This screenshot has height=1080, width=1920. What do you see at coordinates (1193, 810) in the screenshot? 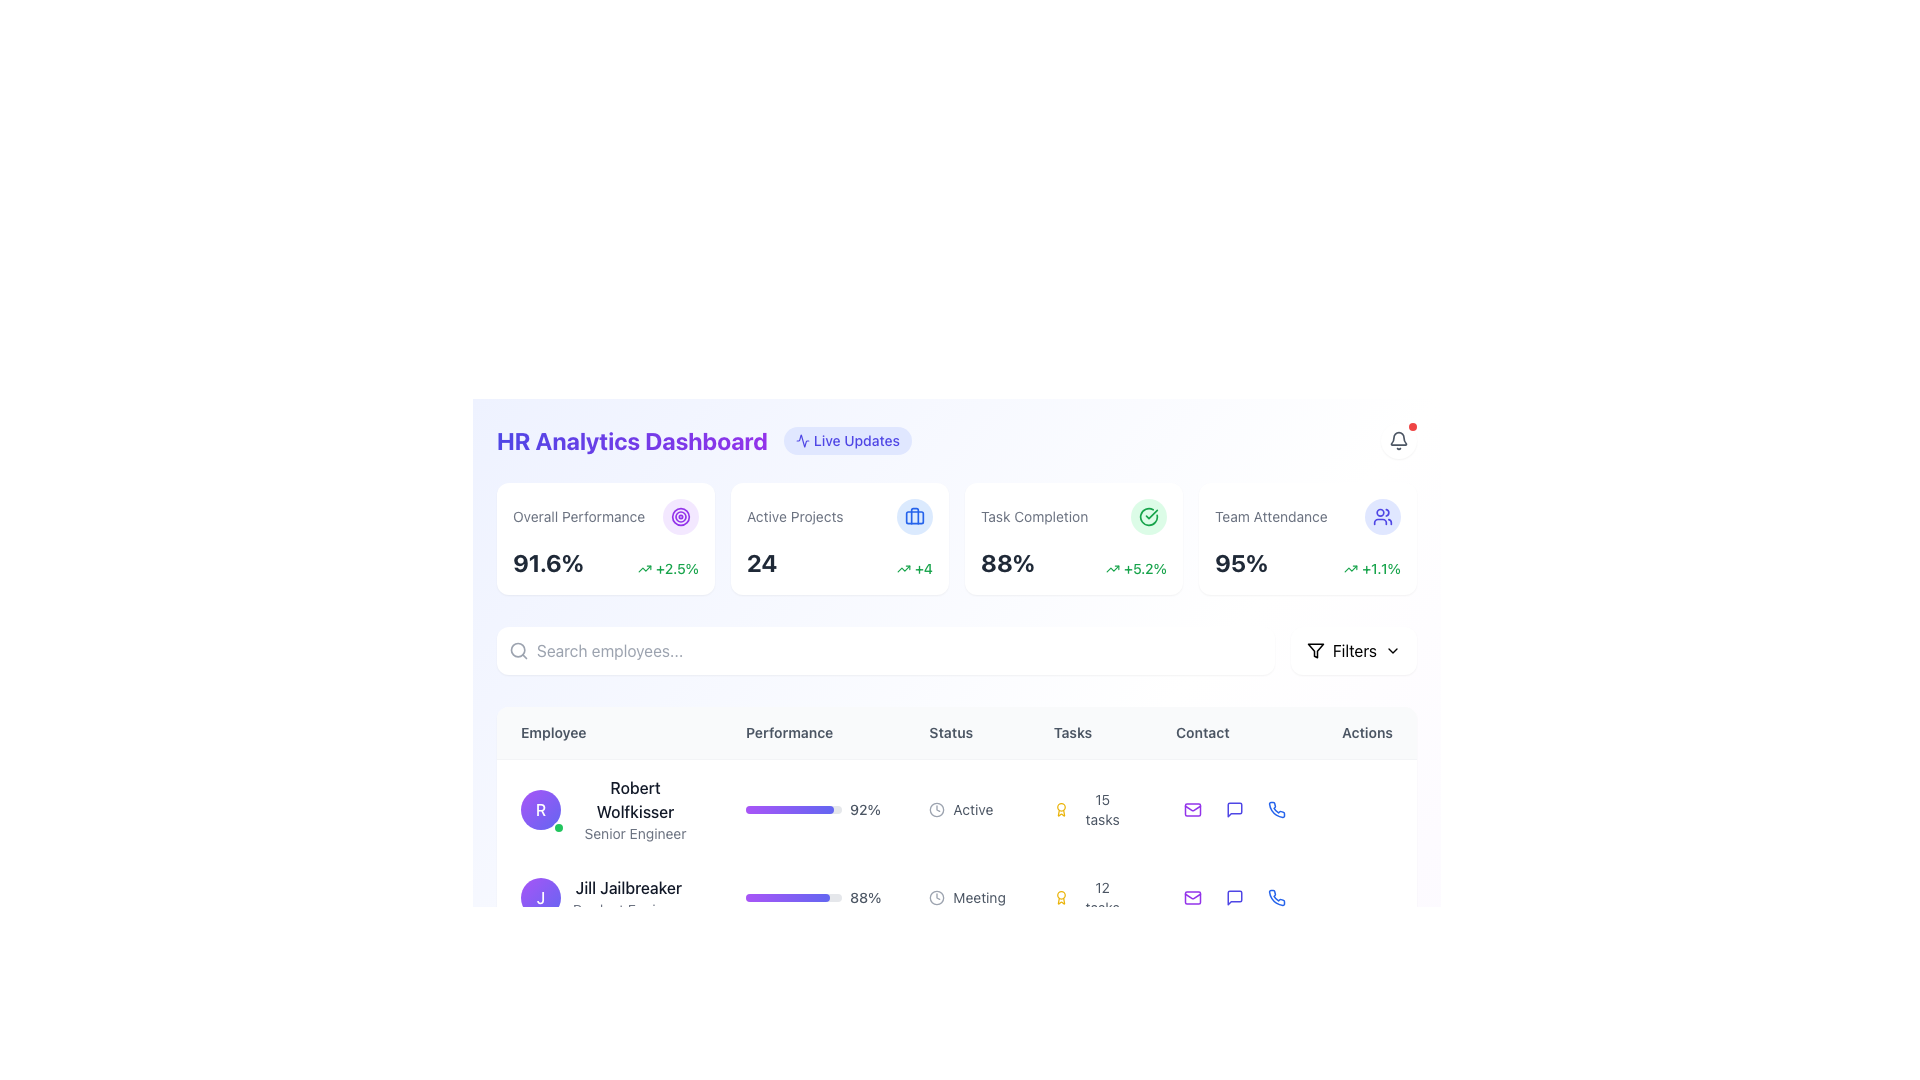
I see `the purple mail icon button in the 'Contact' column of the employee data table to initiate an email for 'Robert Wolfkisser.'` at bounding box center [1193, 810].